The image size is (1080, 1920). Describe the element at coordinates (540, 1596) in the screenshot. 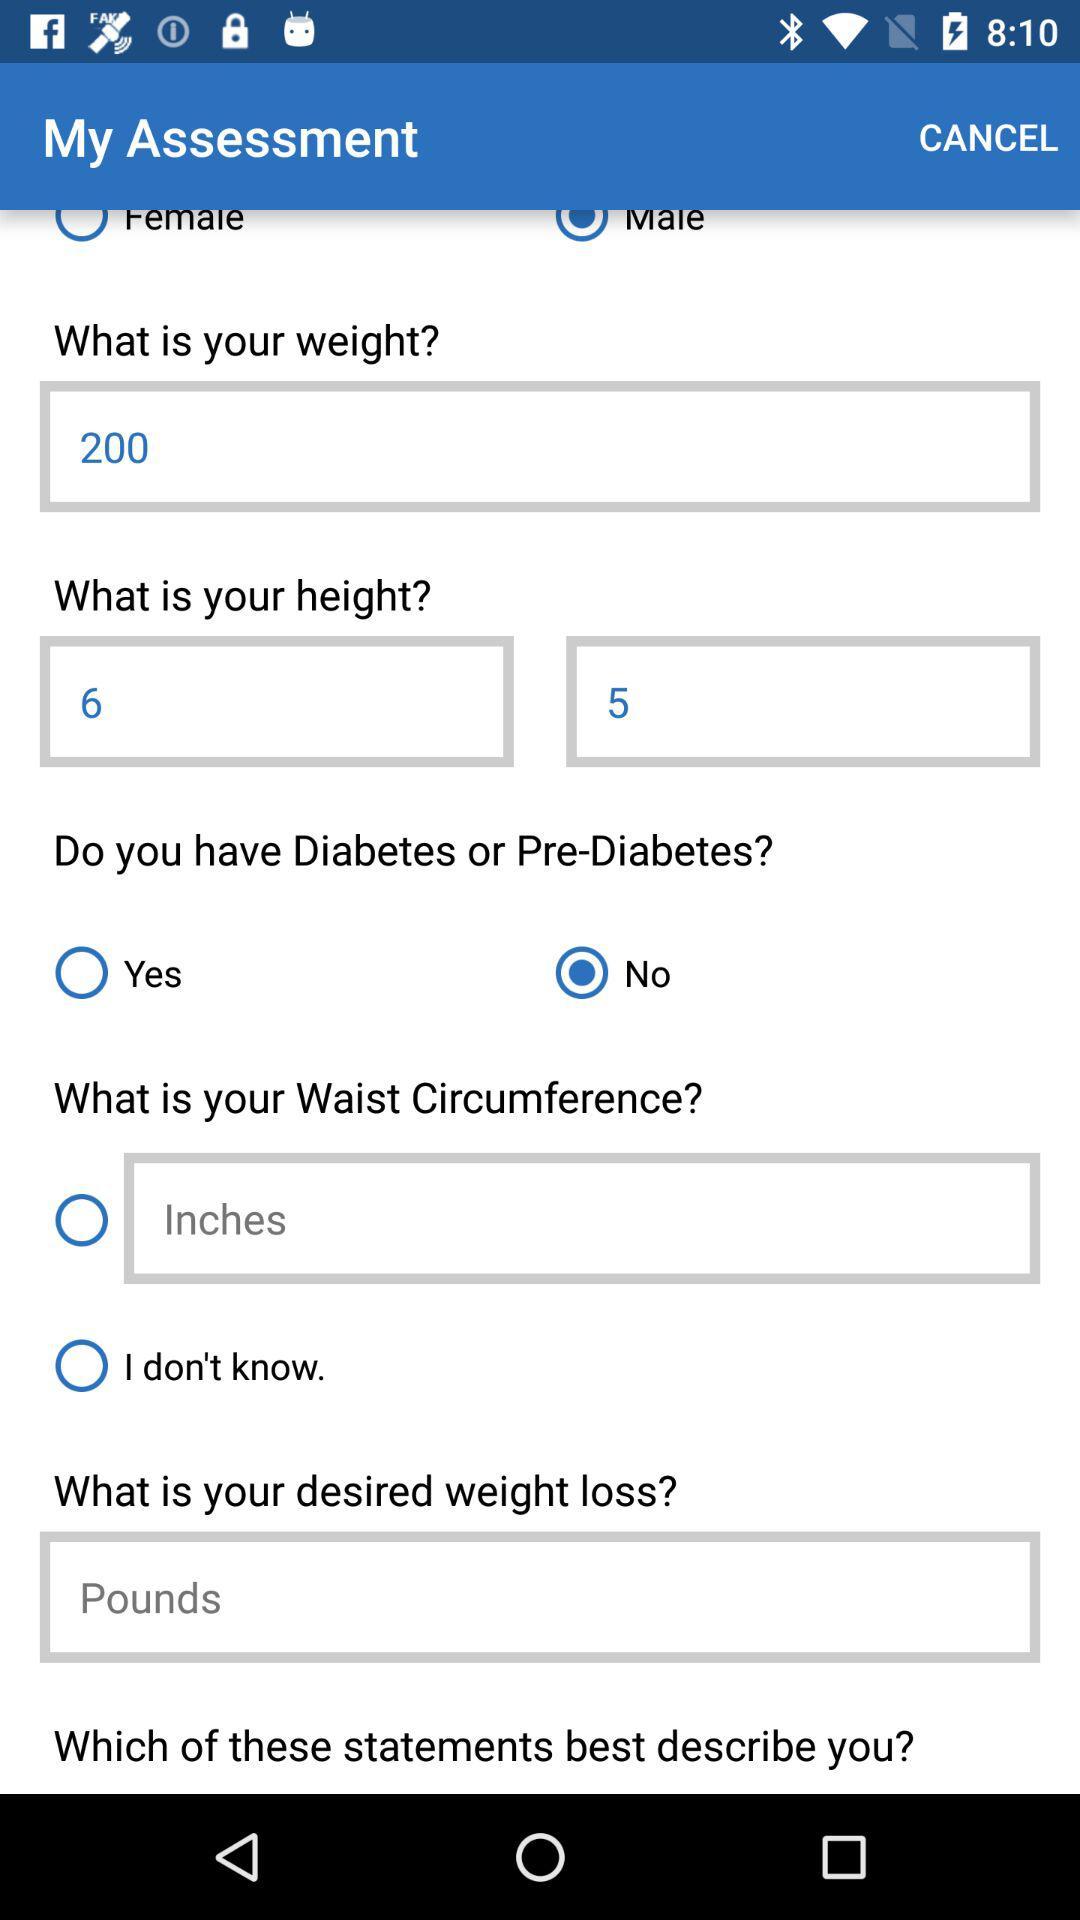

I see `insert pounds field` at that location.